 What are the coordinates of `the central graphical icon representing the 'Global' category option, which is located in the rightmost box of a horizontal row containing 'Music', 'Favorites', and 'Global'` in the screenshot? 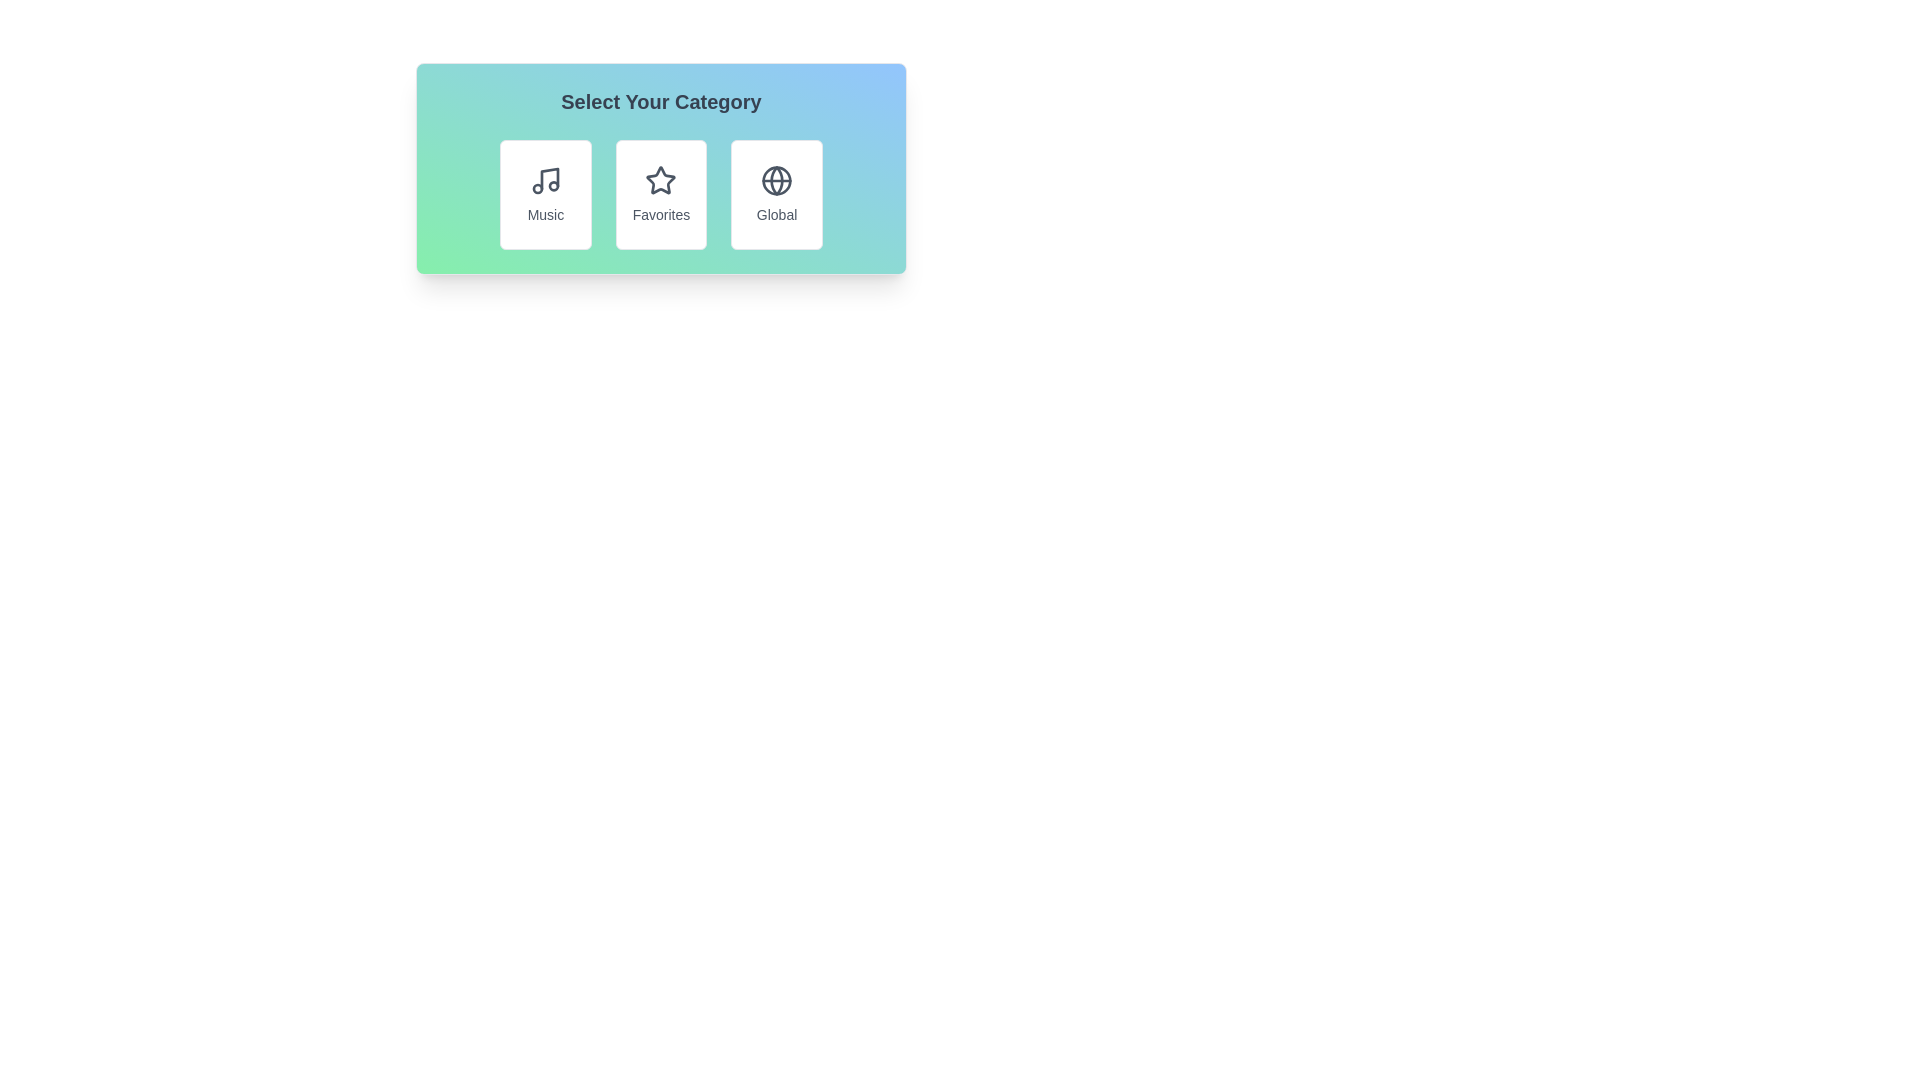 It's located at (776, 181).